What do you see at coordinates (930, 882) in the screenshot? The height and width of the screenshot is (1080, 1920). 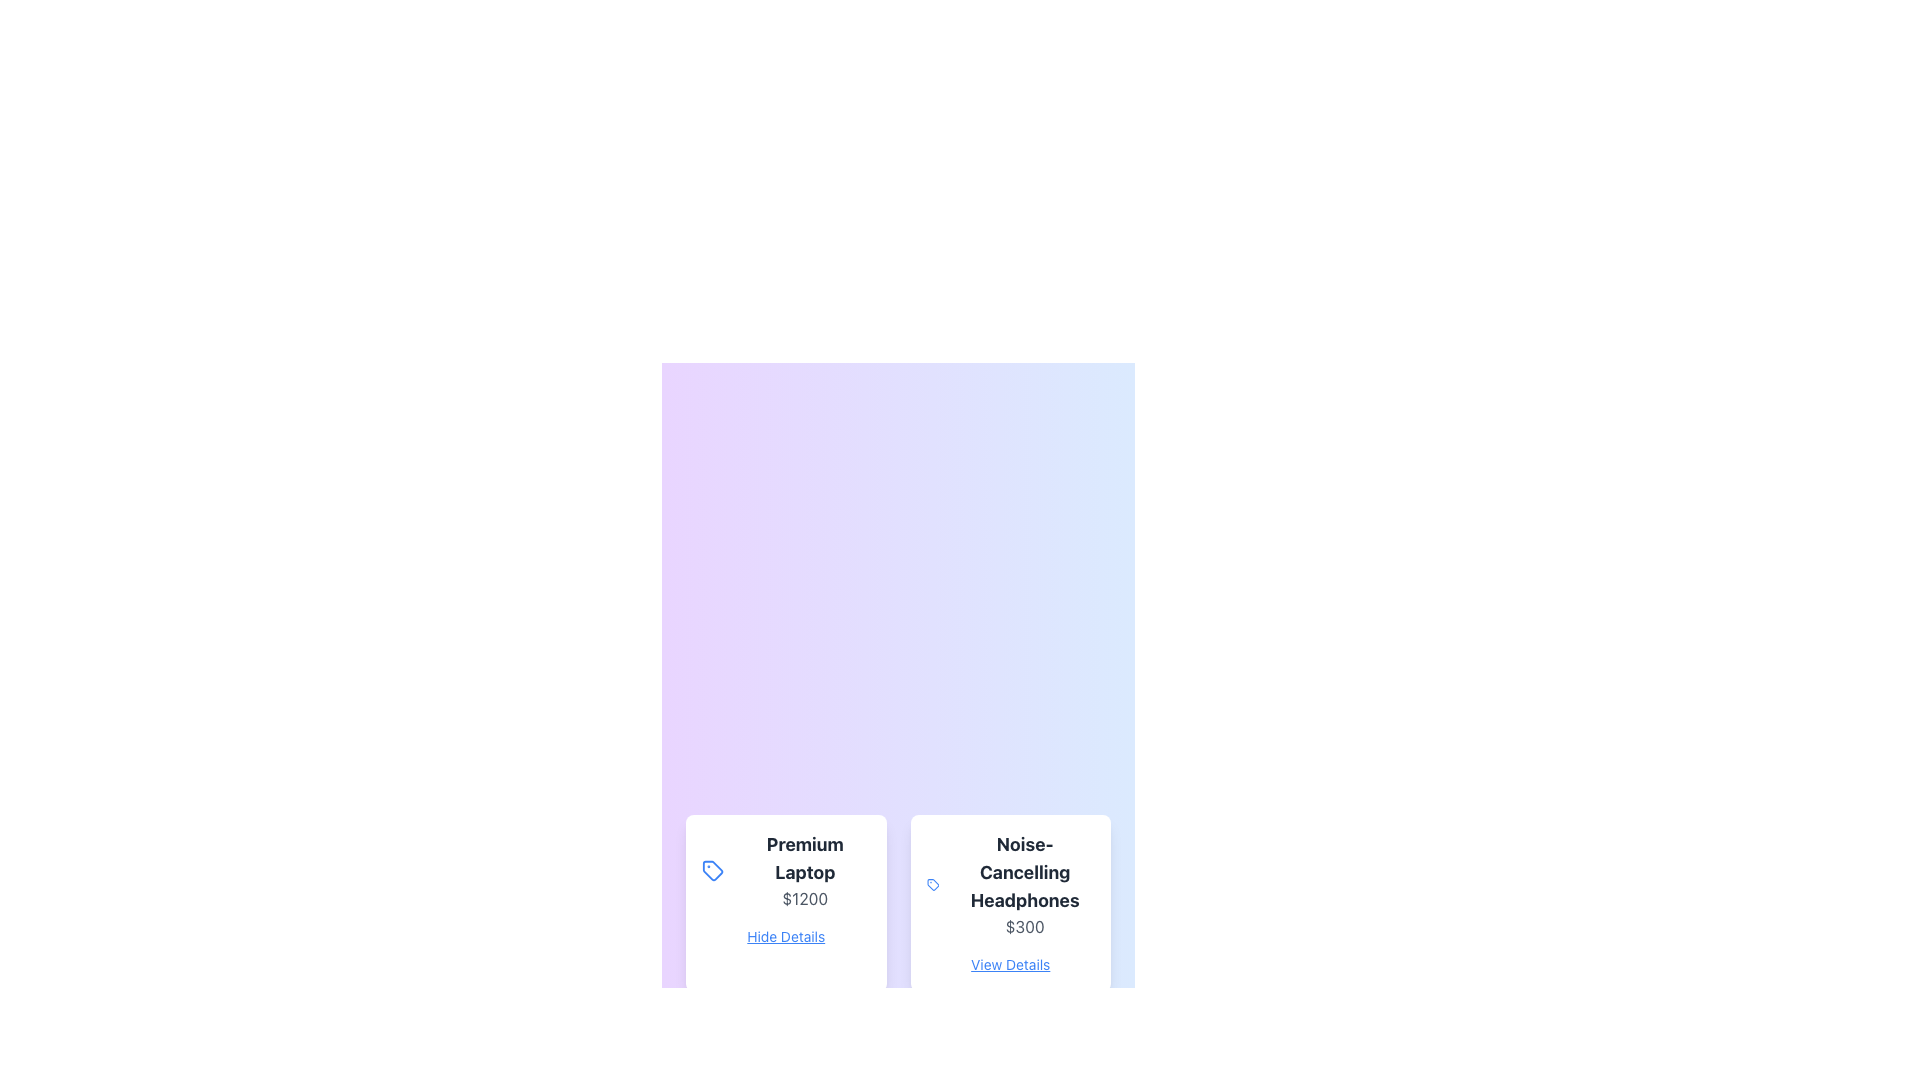 I see `the icon representing the 'Noise-Cancelling Headphones' in the second card from the left` at bounding box center [930, 882].